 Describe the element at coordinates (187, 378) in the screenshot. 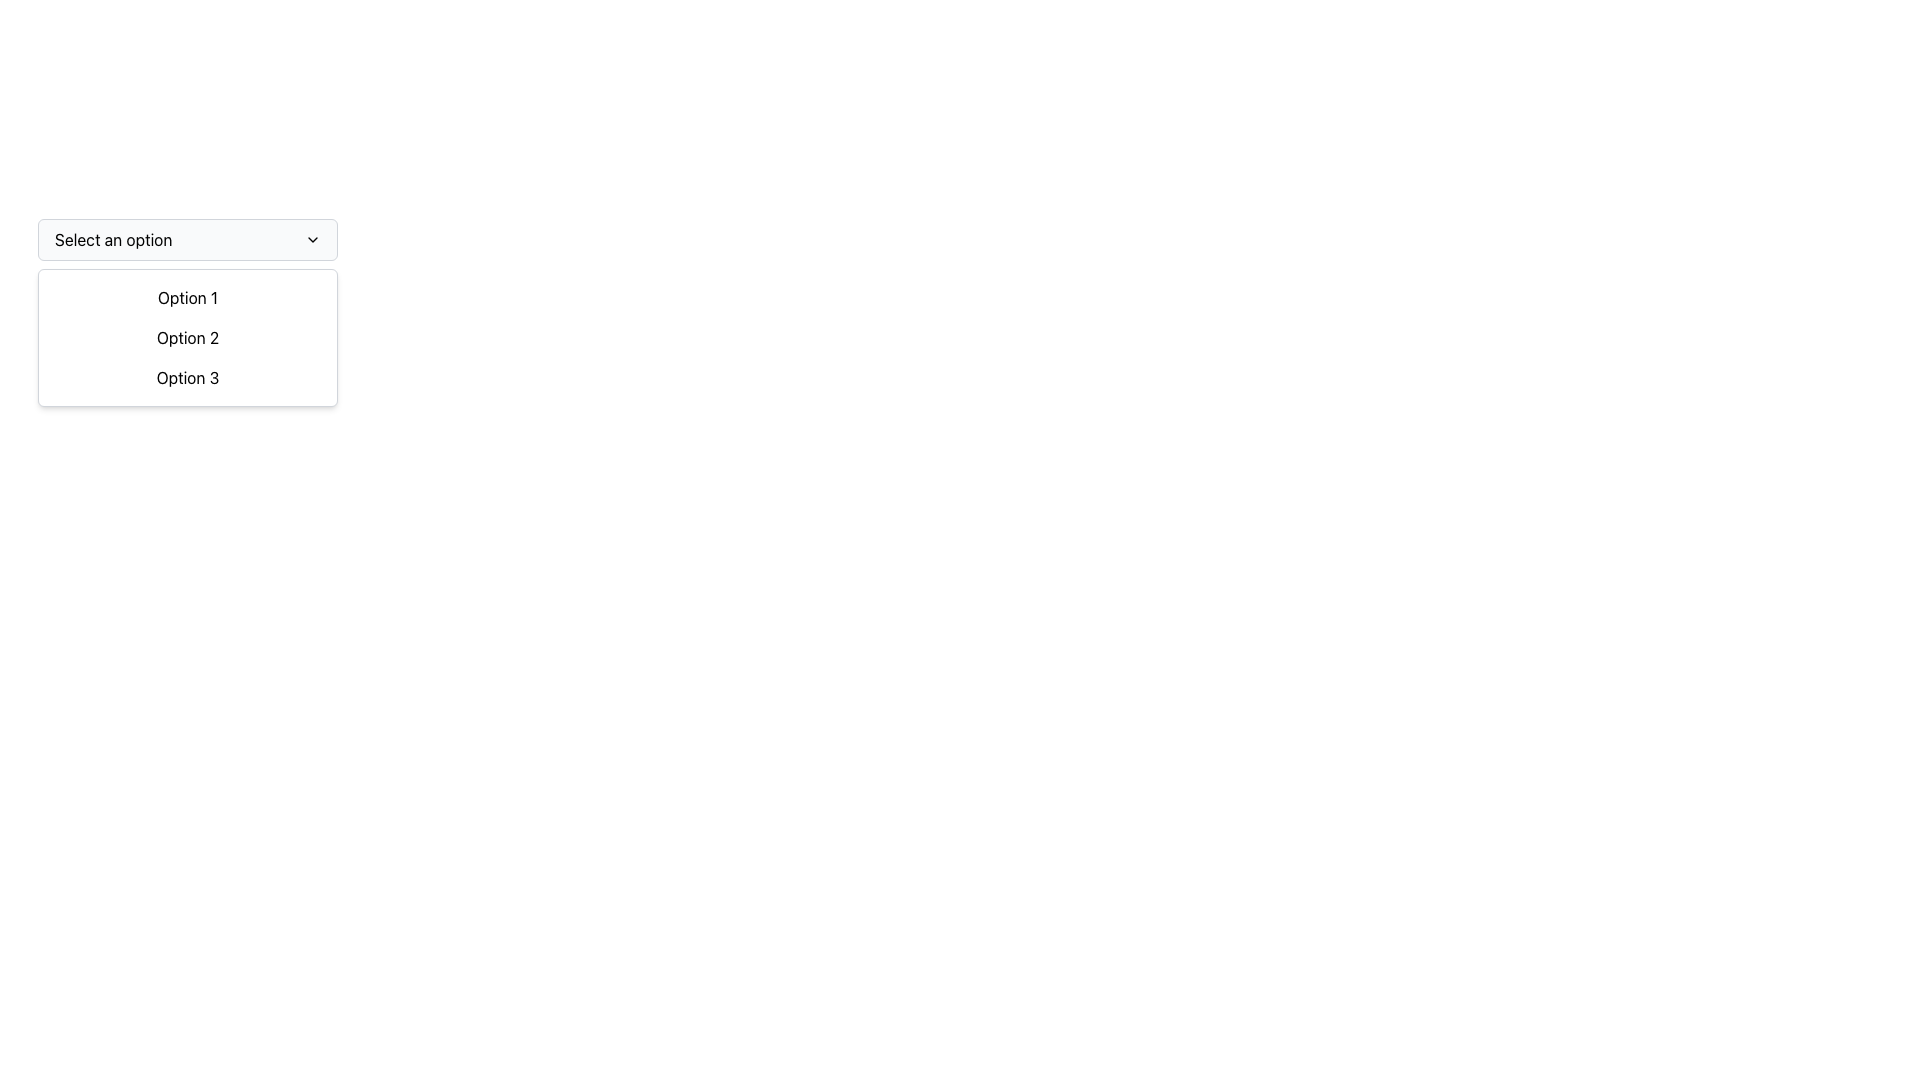

I see `the third option in the dropdown list` at that location.